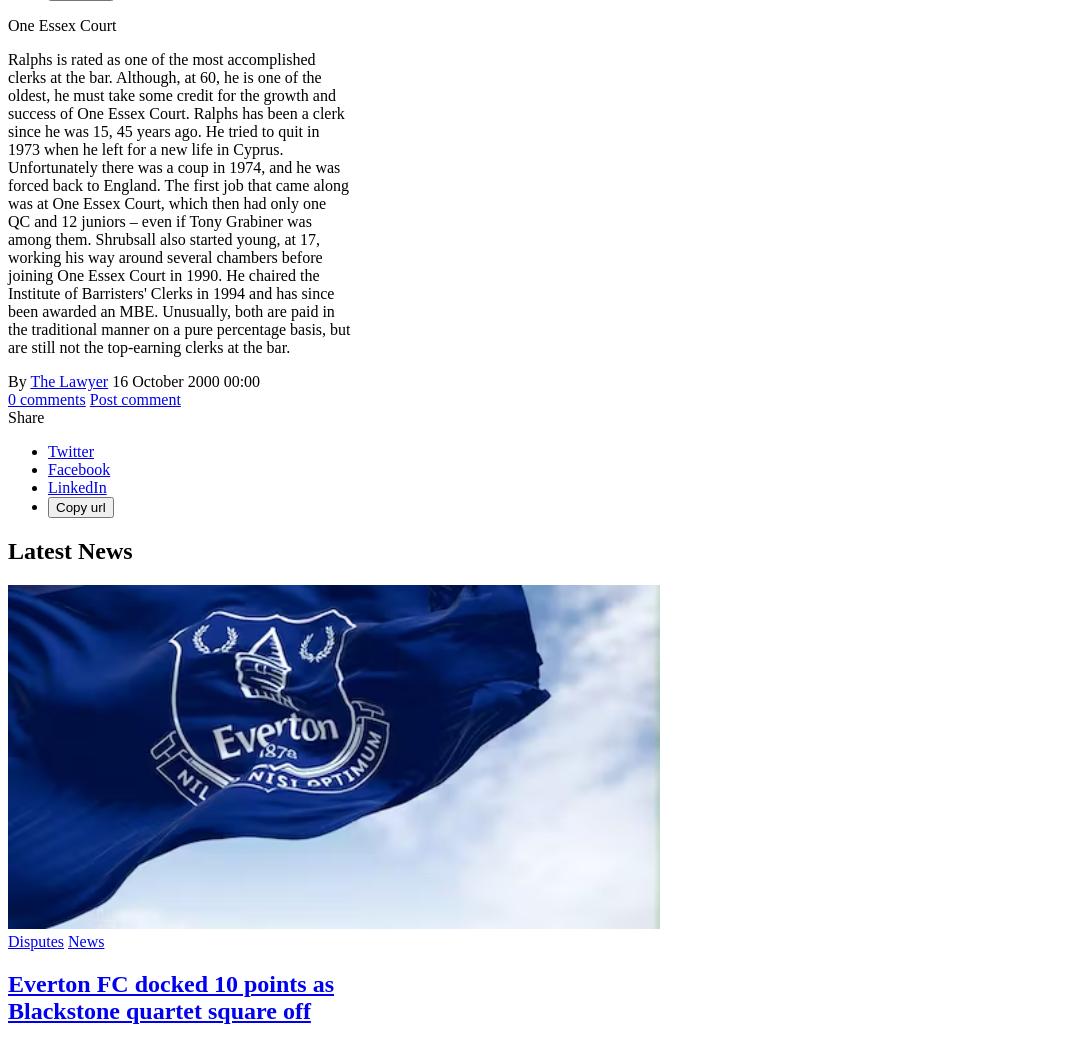  Describe the element at coordinates (70, 450) in the screenshot. I see `'Twitter'` at that location.